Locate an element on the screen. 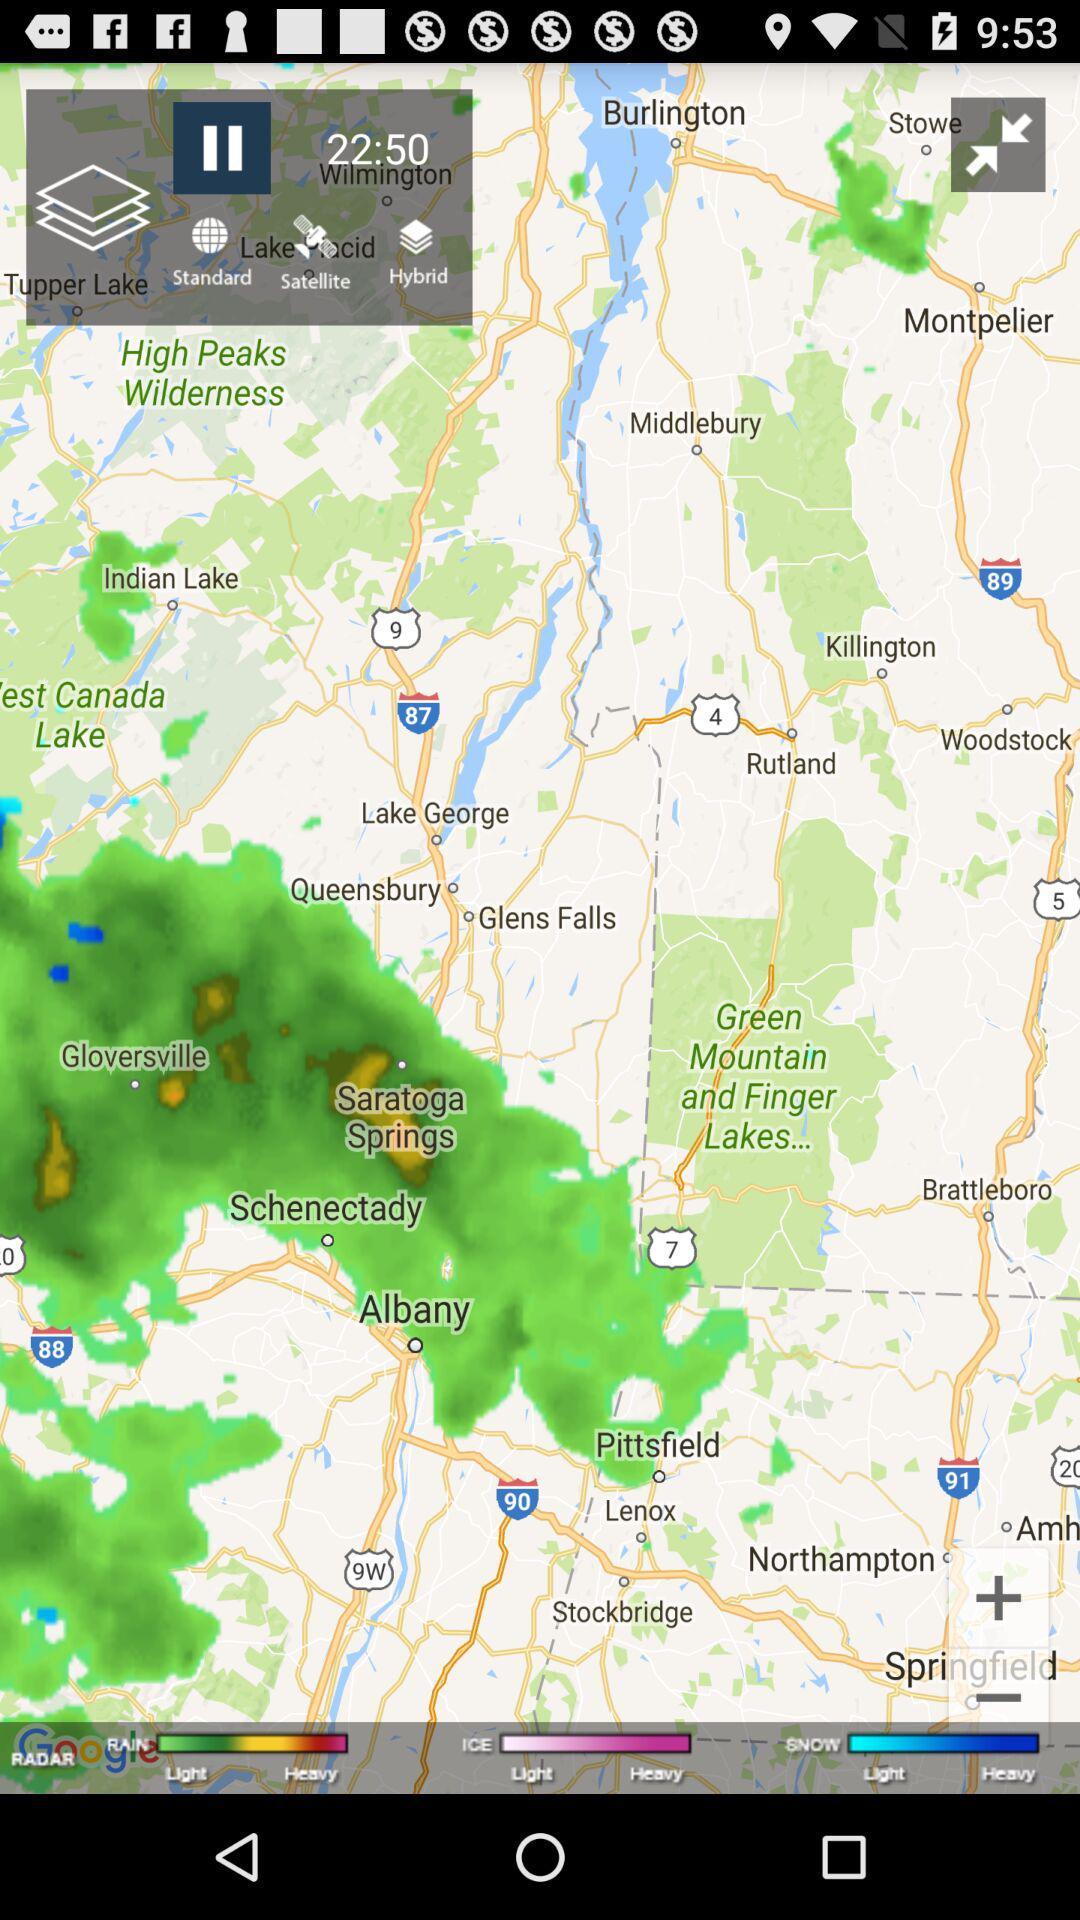  the layers icon is located at coordinates (415, 269).